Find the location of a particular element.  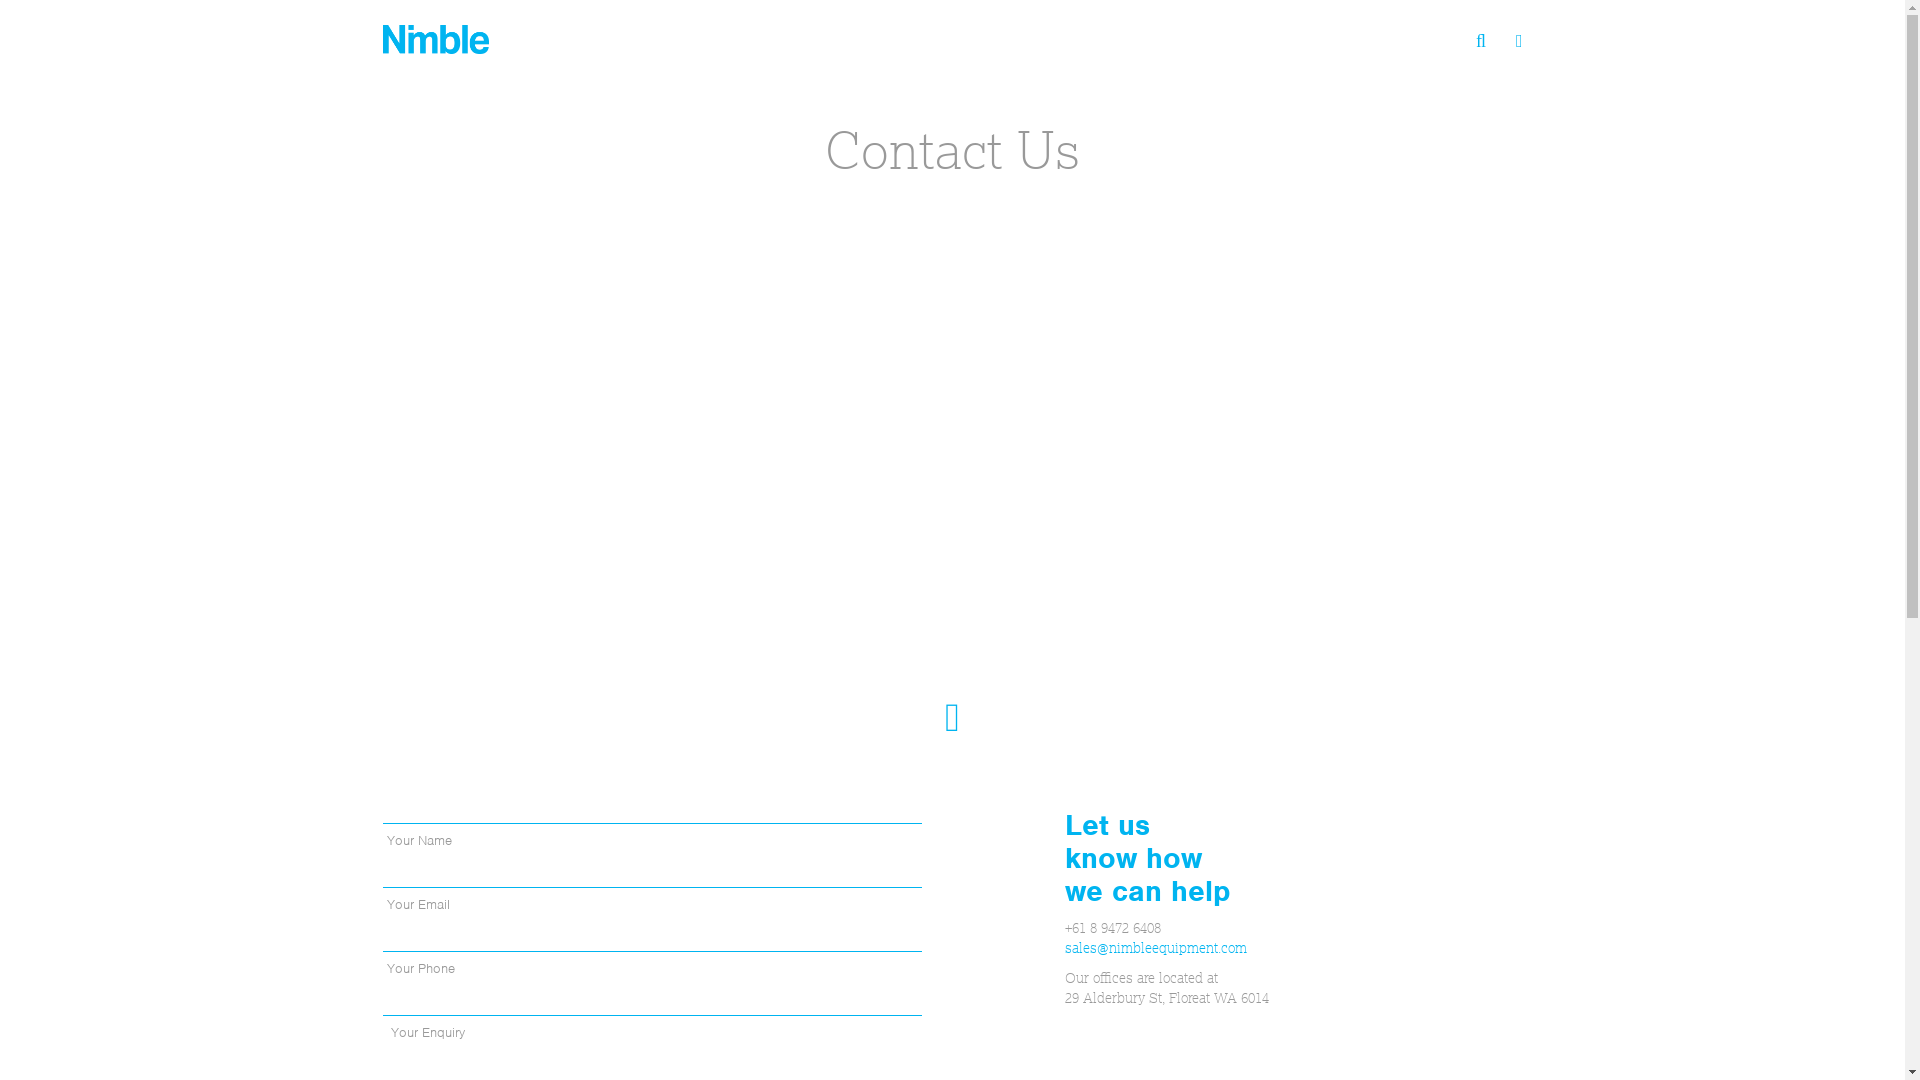

'sales@nimbleequipment.com' is located at coordinates (1156, 947).